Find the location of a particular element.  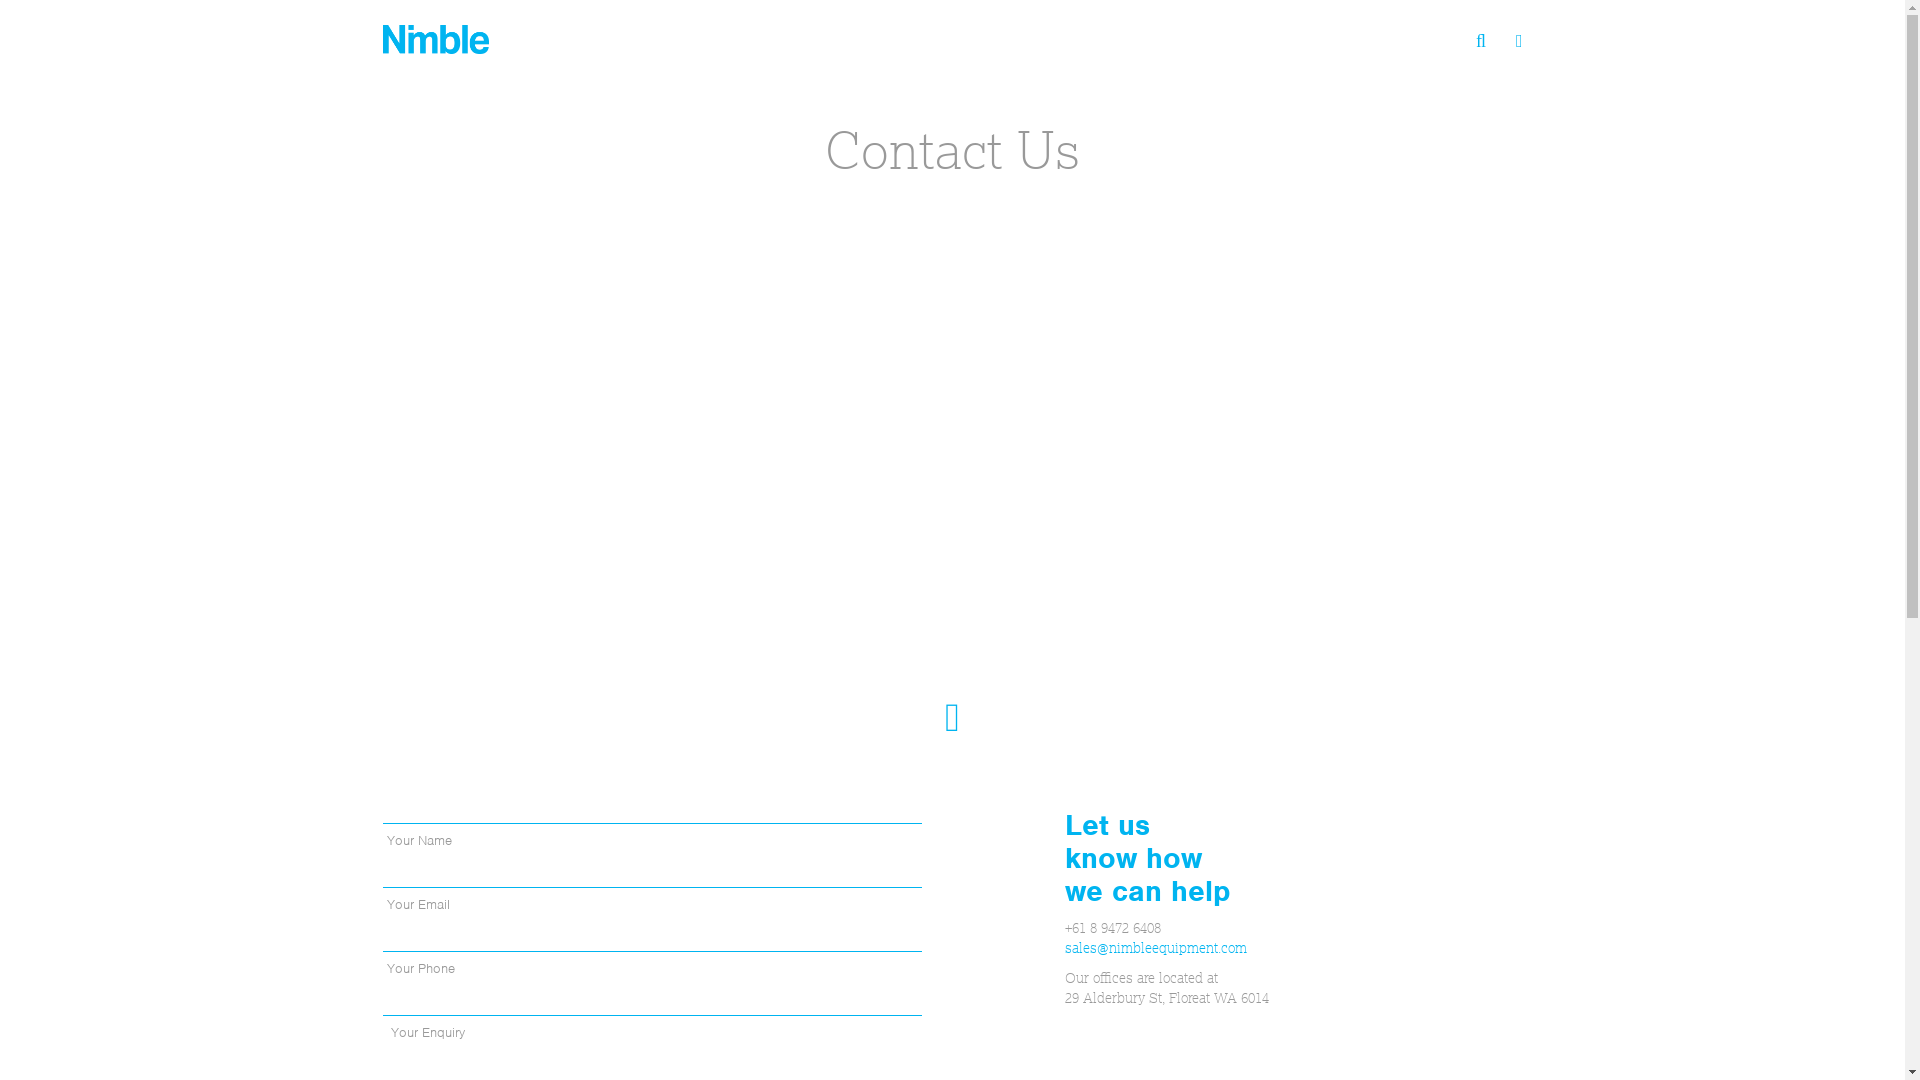

'sales@nimbleequipment.com' is located at coordinates (1156, 947).